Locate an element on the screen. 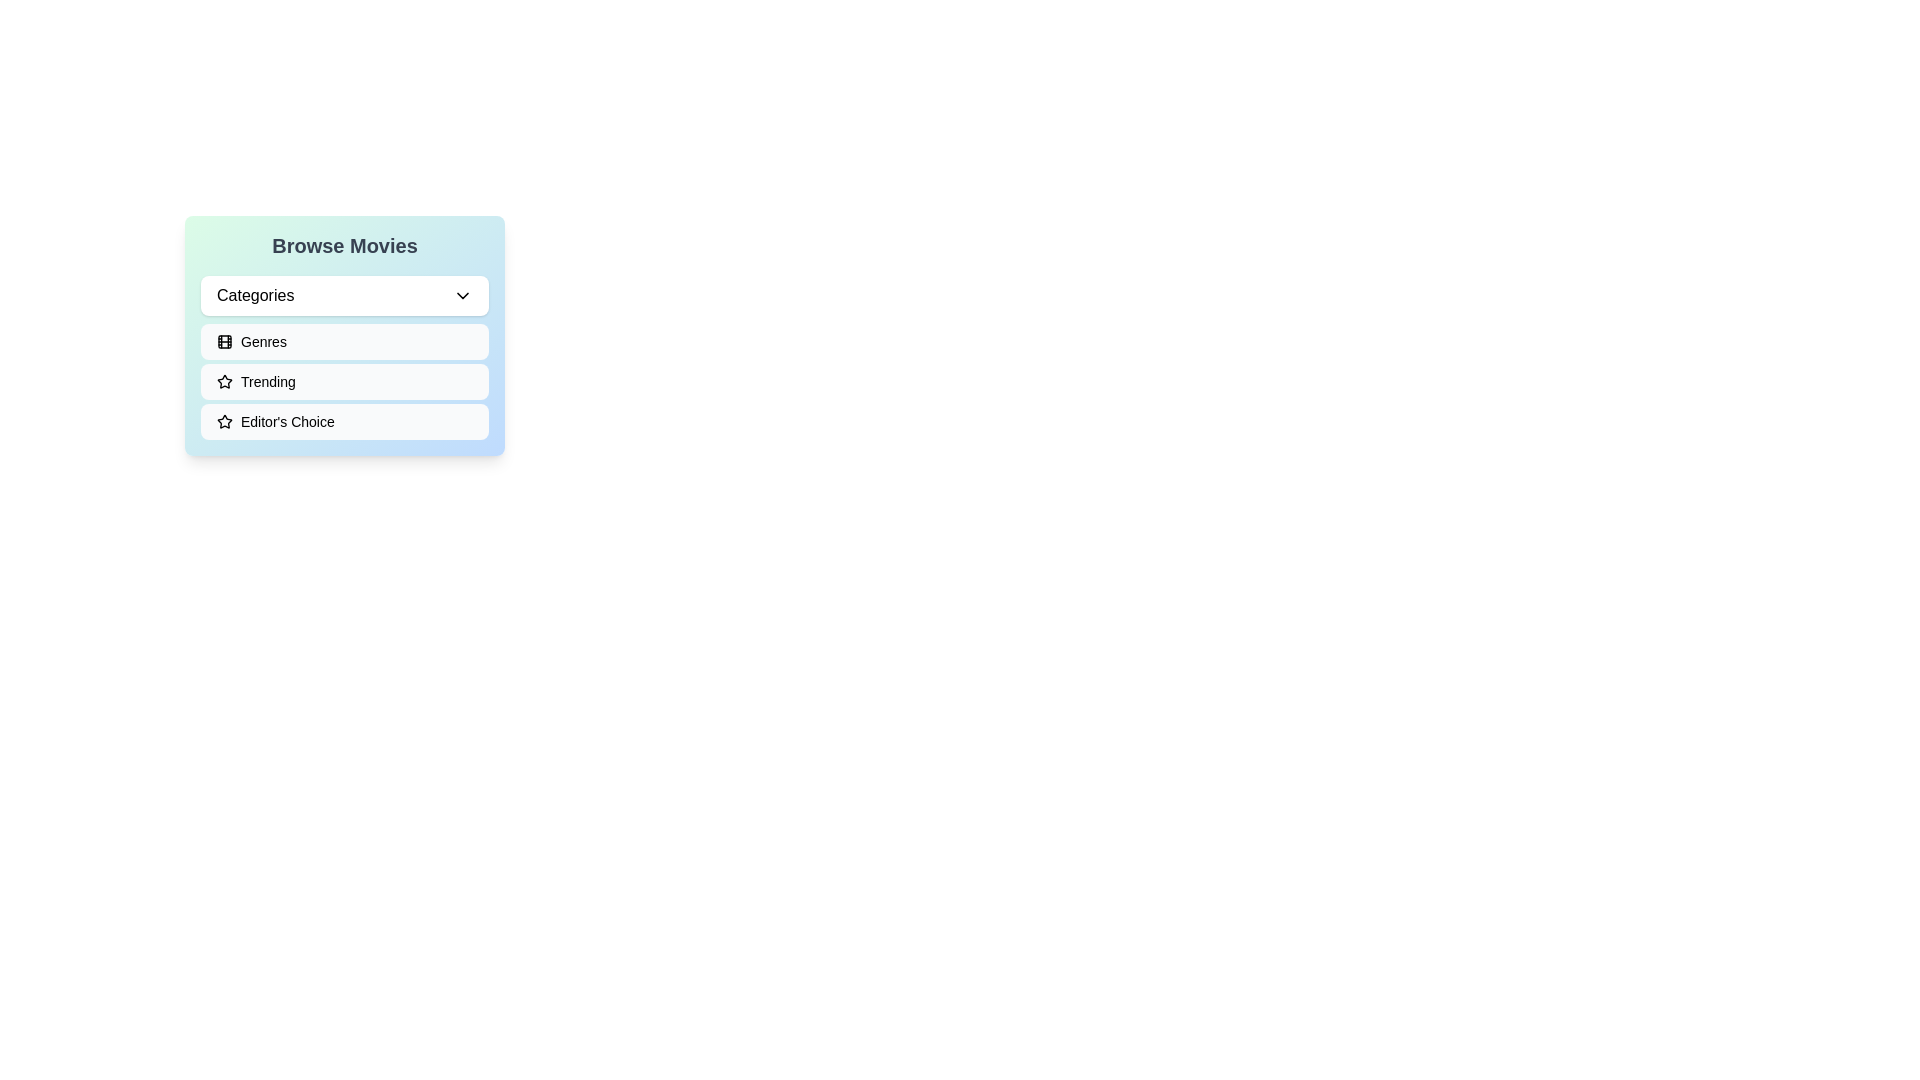  the star icon located to the left of the 'Trending' text in the 'Browse Movies' section is located at coordinates (225, 381).